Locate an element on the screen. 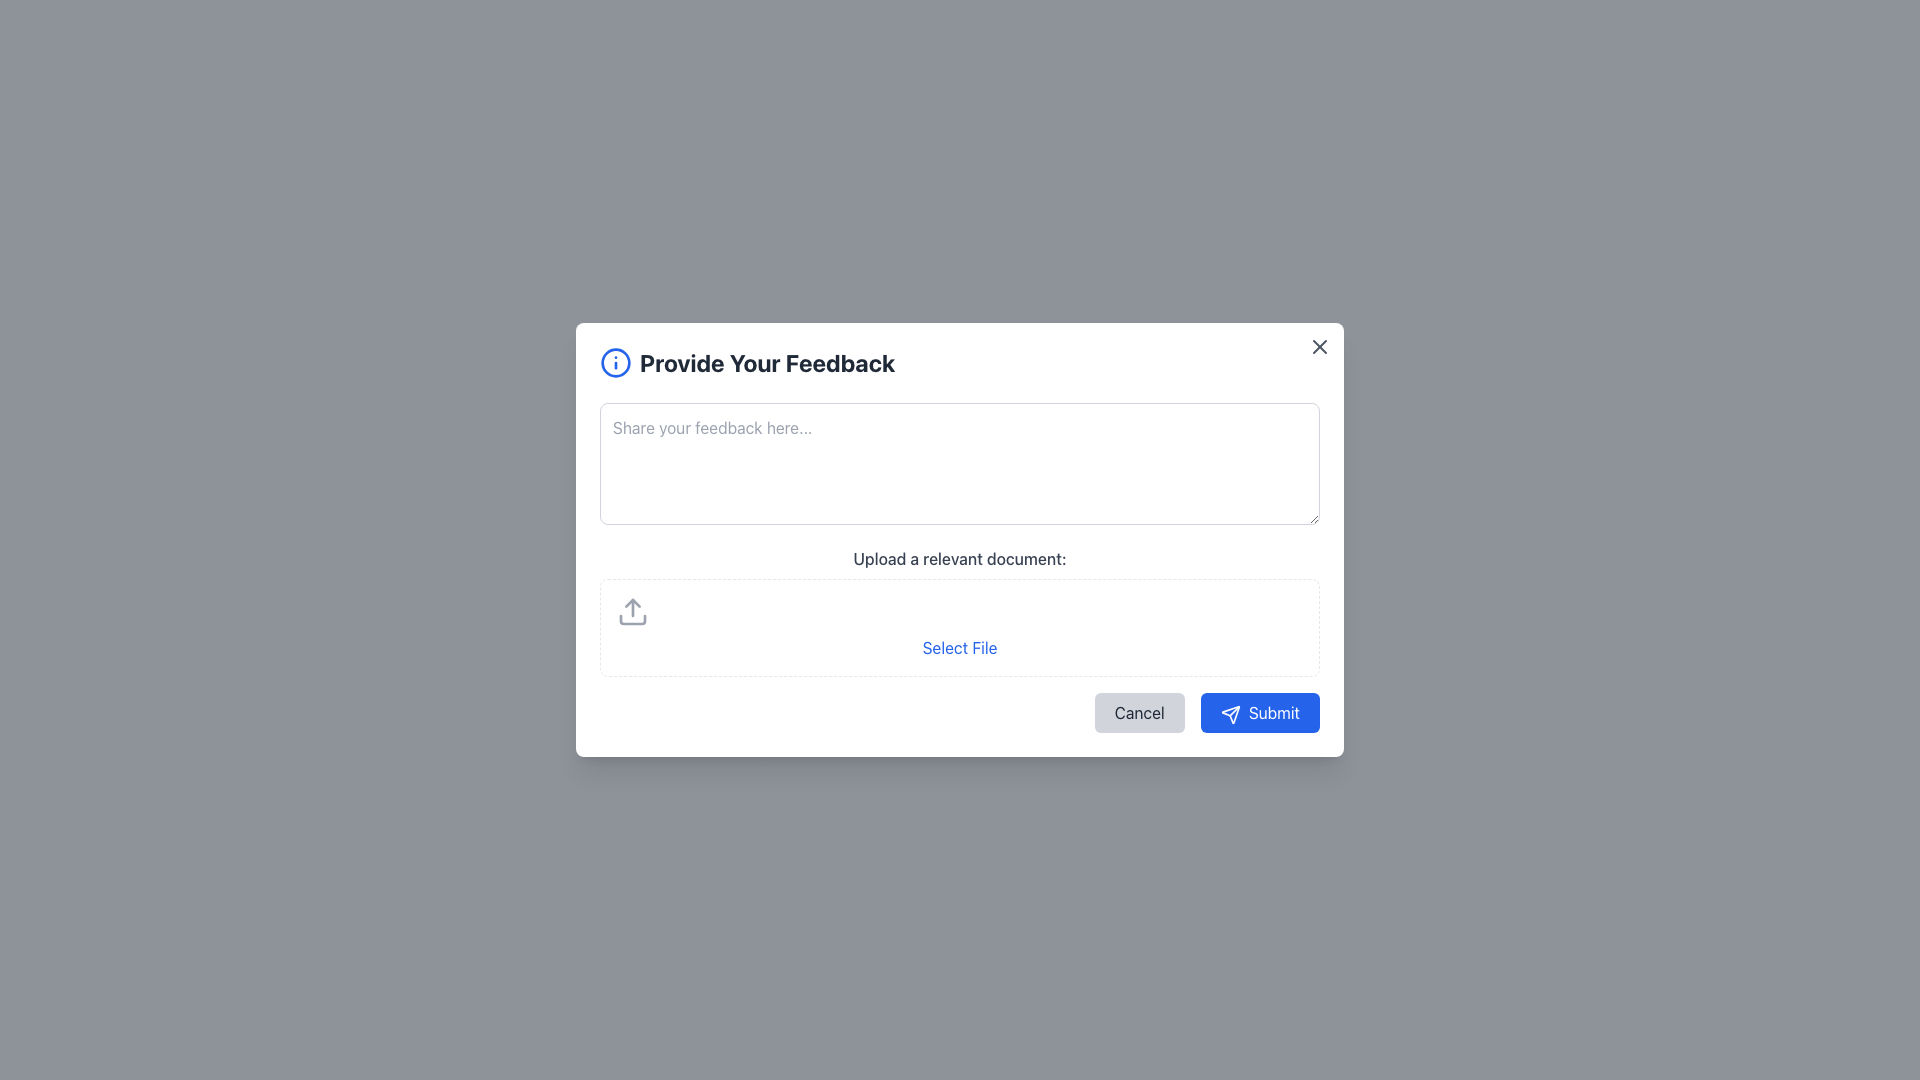 Image resolution: width=1920 pixels, height=1080 pixels. the small square-shaped gray button with an 'X' symbol at the top-right corner of the 'Provide Your Feedback' modal is located at coordinates (1320, 346).